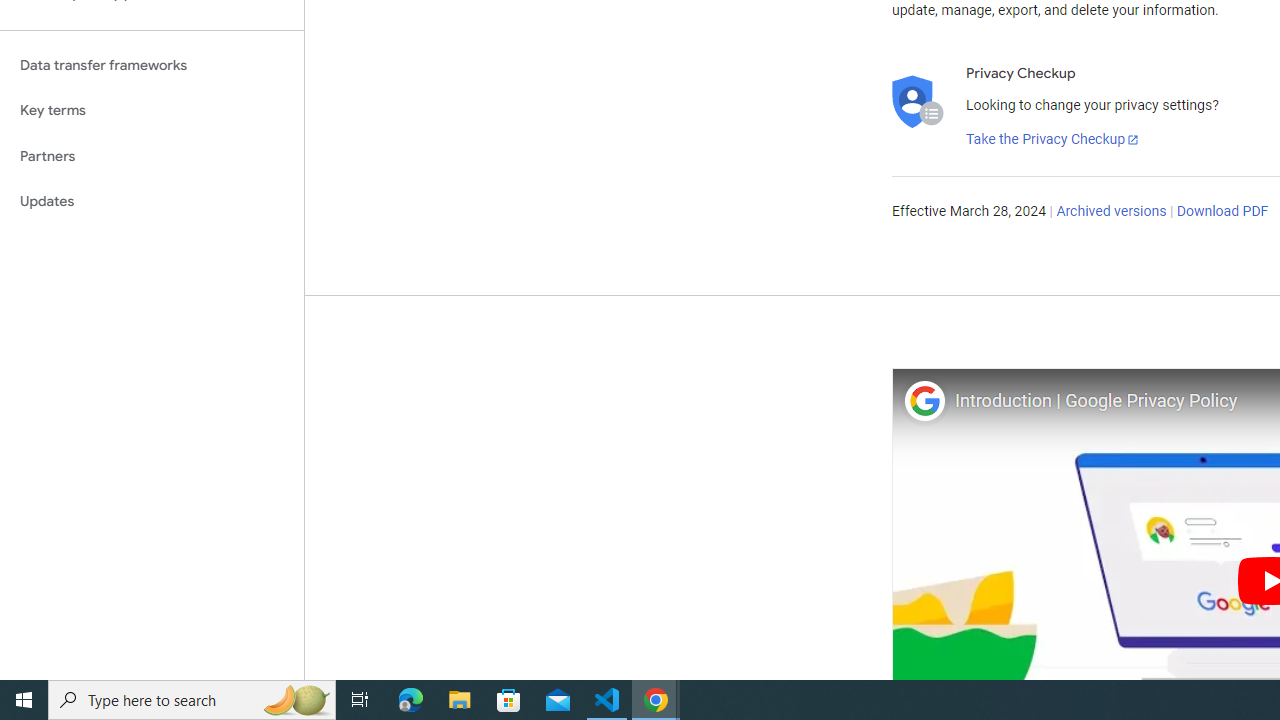  Describe the element at coordinates (923, 400) in the screenshot. I see `'Photo image of Google'` at that location.